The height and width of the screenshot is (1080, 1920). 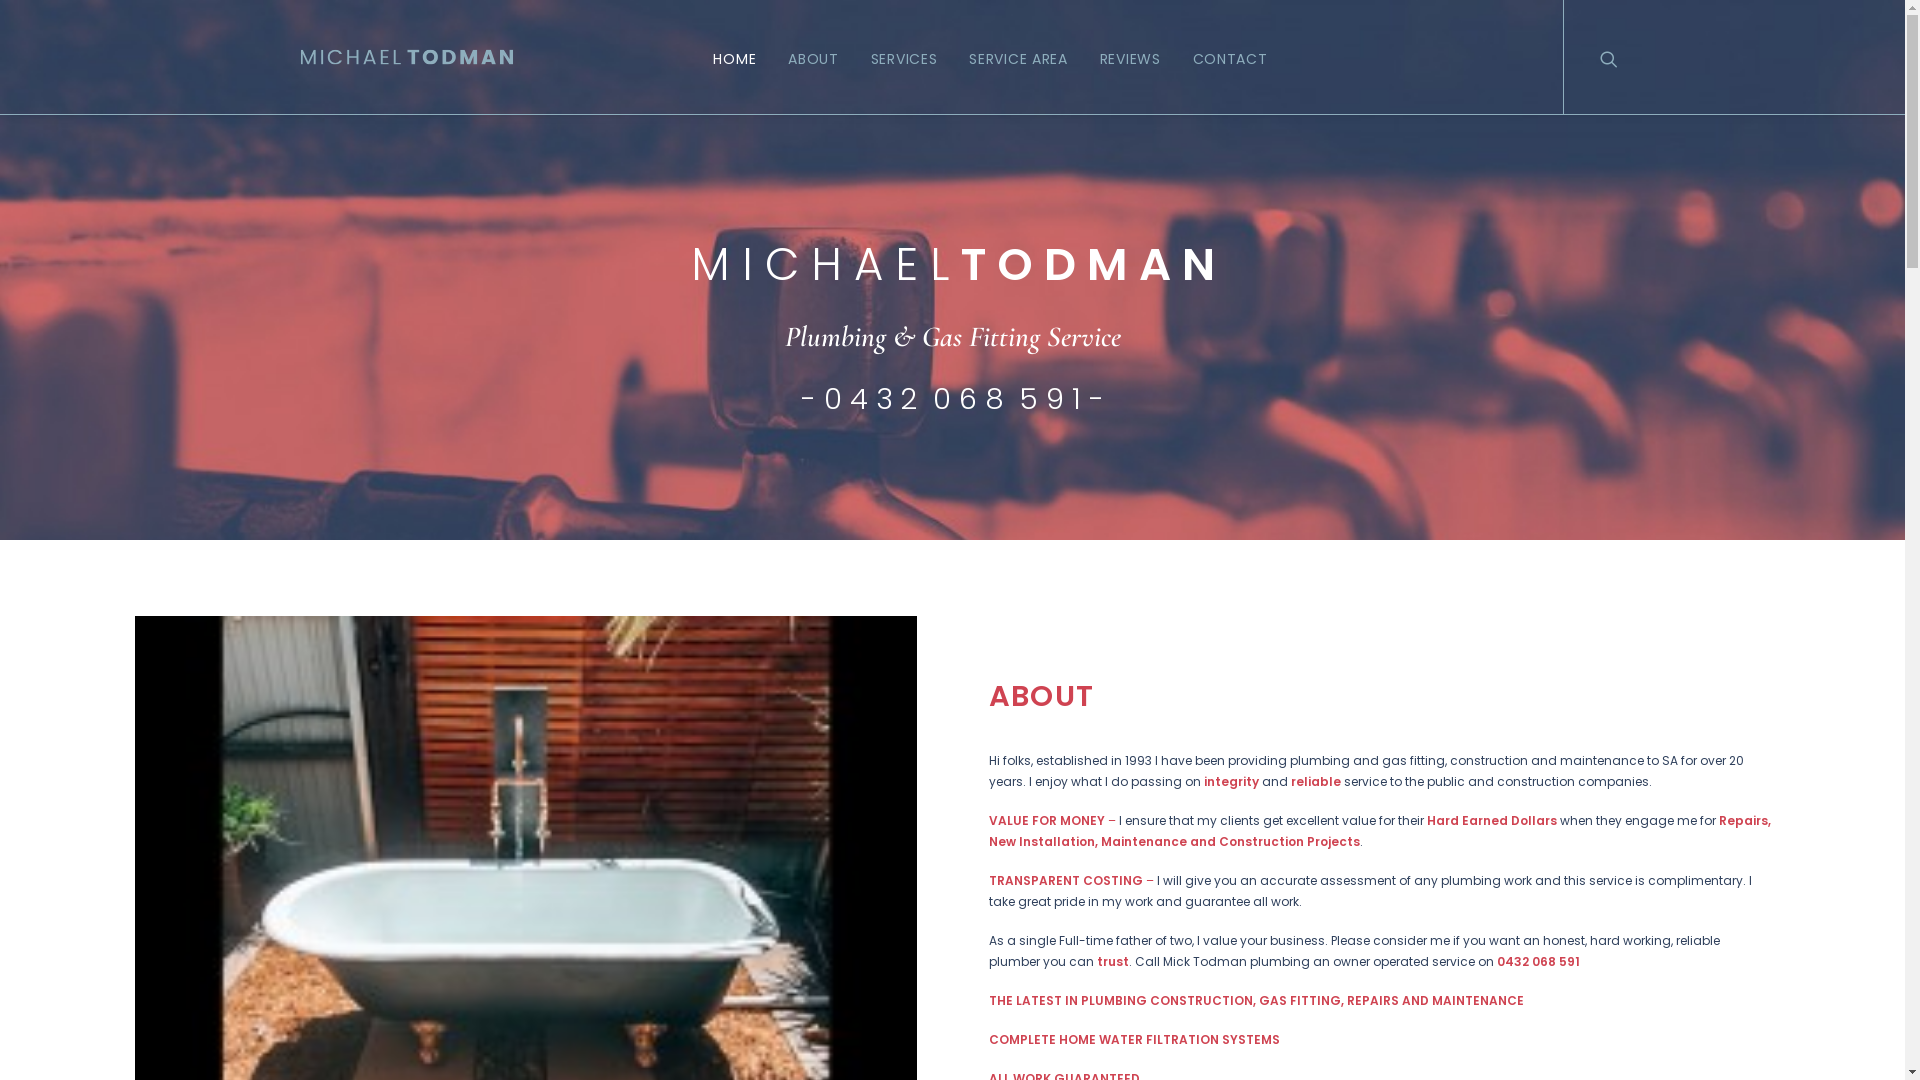 What do you see at coordinates (1130, 56) in the screenshot?
I see `'REVIEWS'` at bounding box center [1130, 56].